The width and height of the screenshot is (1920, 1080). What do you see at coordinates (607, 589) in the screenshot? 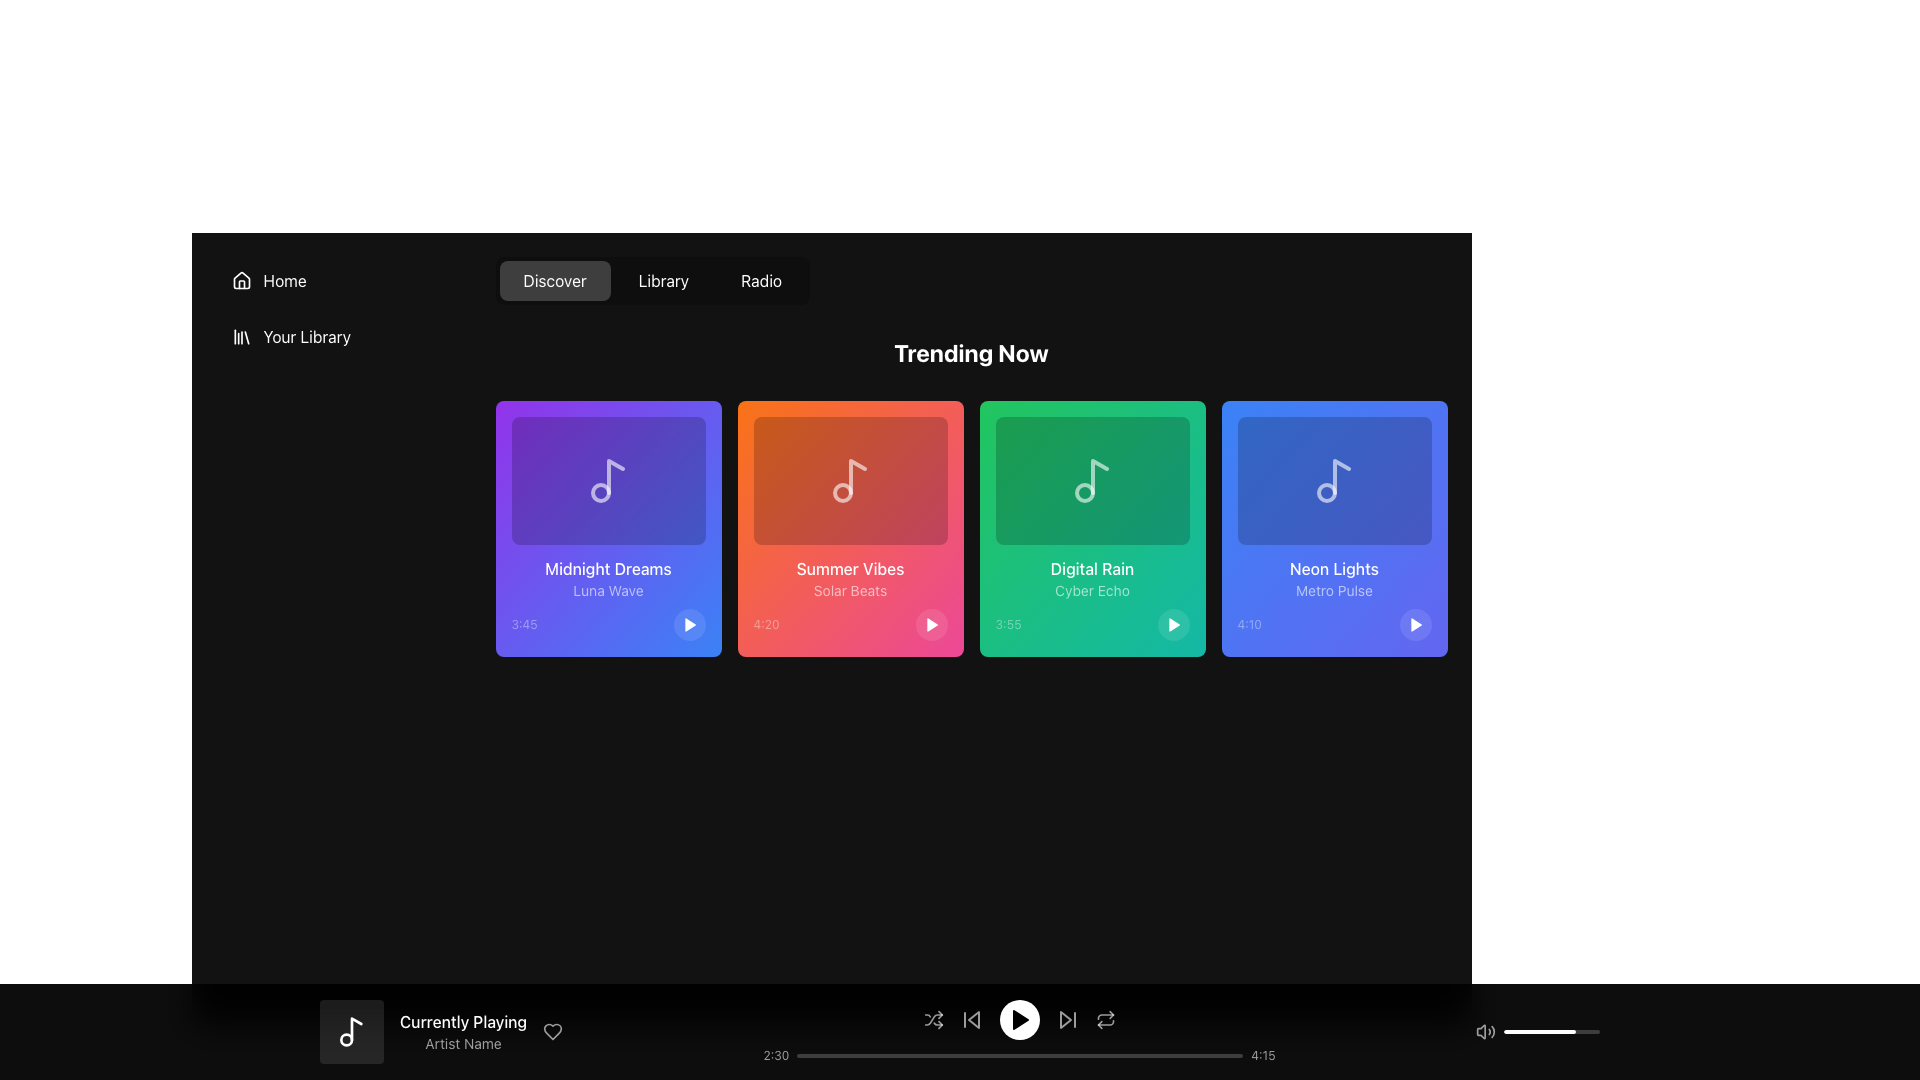
I see `the text label that provides additional information about the artist or album, located directly underneath the 'Midnight Dreams' title in the 'Trending Now' section` at bounding box center [607, 589].